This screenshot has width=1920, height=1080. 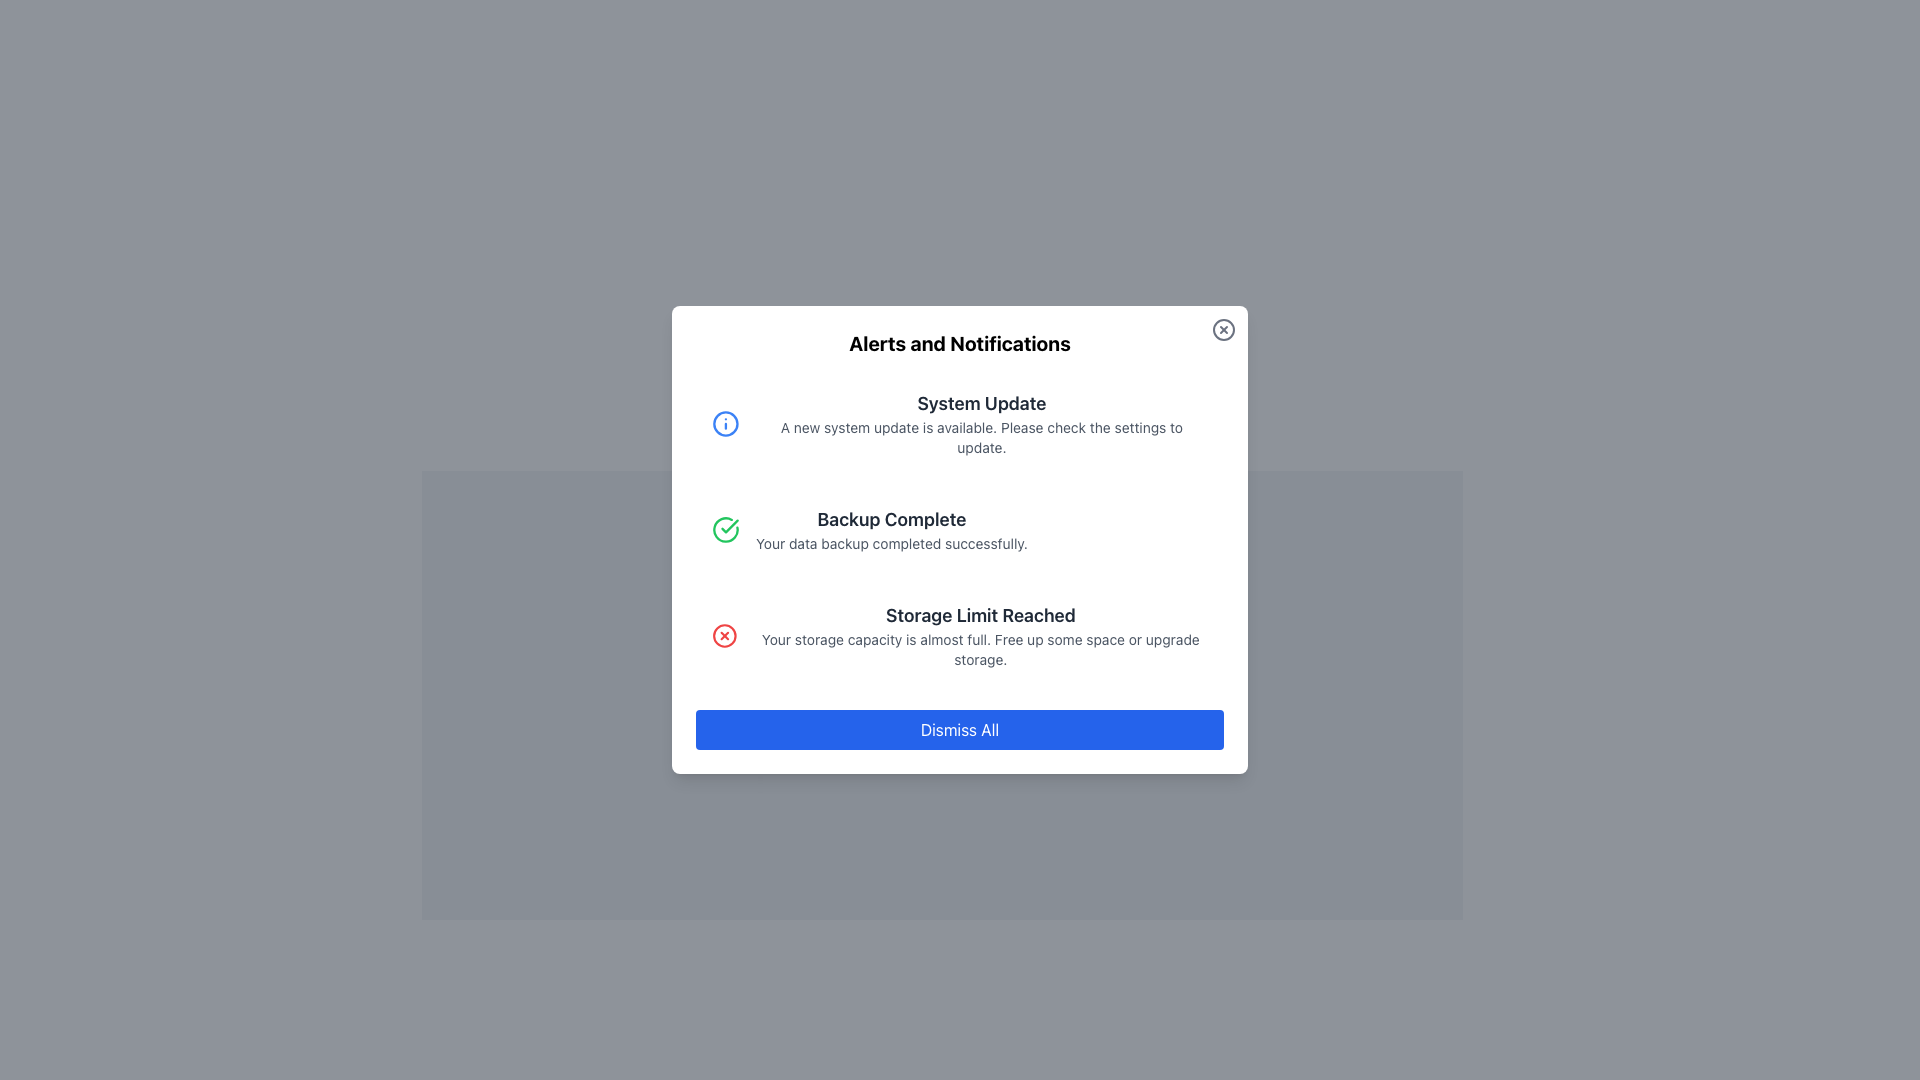 What do you see at coordinates (981, 423) in the screenshot?
I see `information displayed in the Textual Information Section titled 'System Update', which includes the message 'A new system update is available. Please check the settings to update.'` at bounding box center [981, 423].